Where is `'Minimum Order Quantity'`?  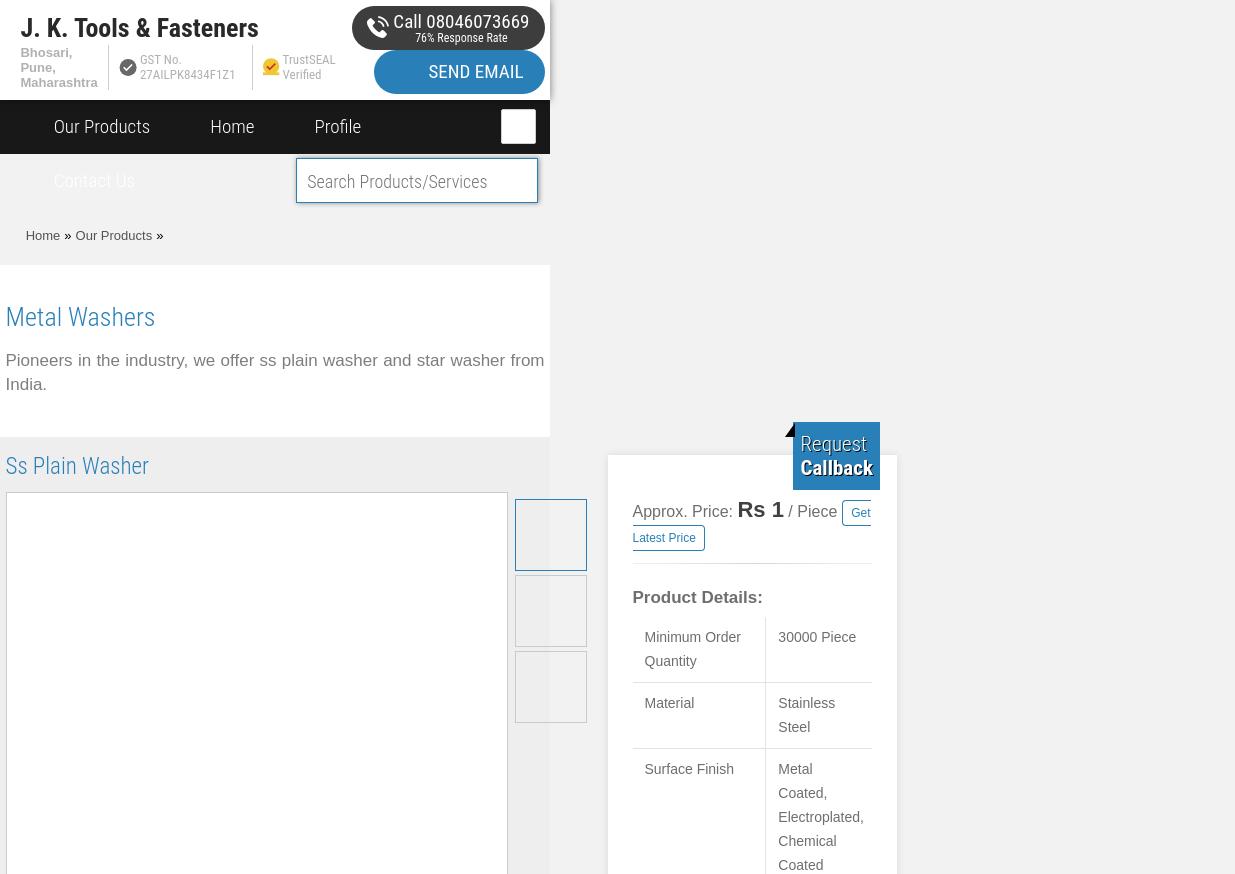 'Minimum Order Quantity' is located at coordinates (691, 648).